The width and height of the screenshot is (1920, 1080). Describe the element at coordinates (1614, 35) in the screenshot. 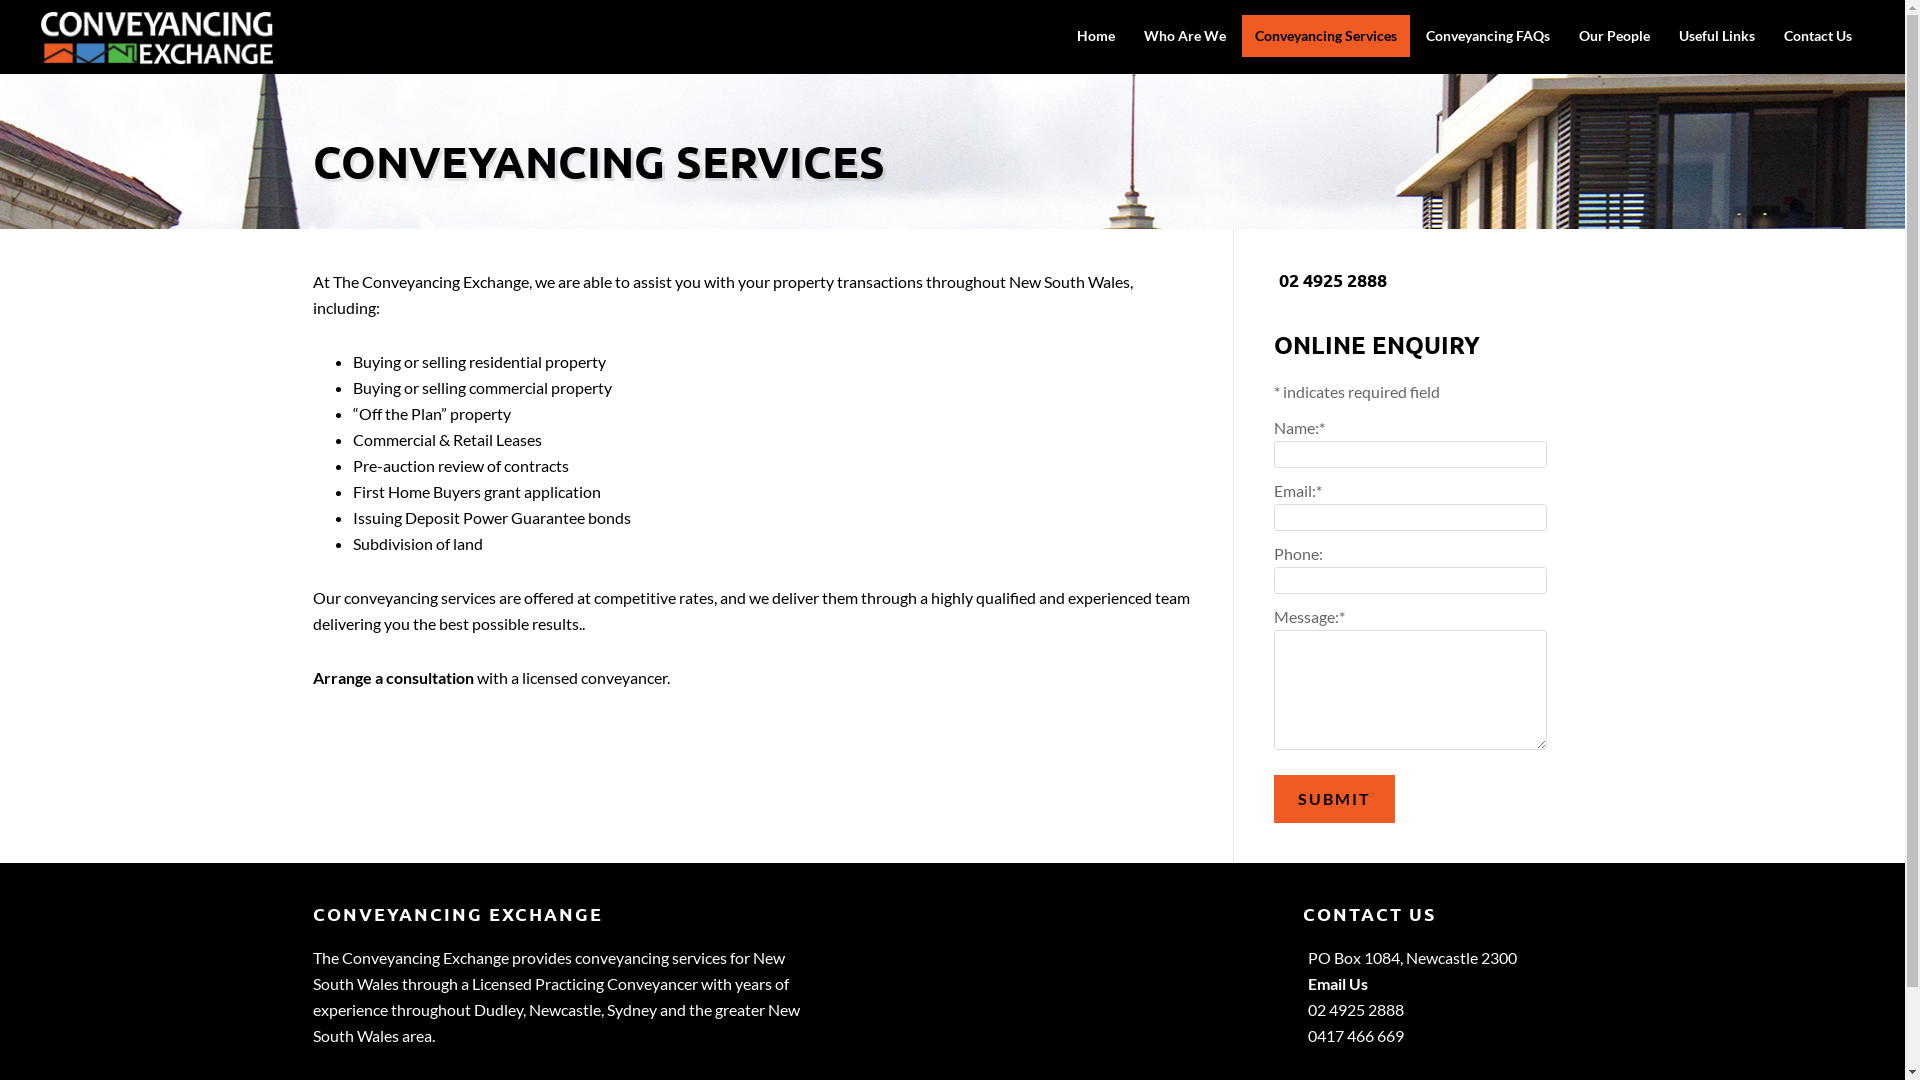

I see `'Our People'` at that location.